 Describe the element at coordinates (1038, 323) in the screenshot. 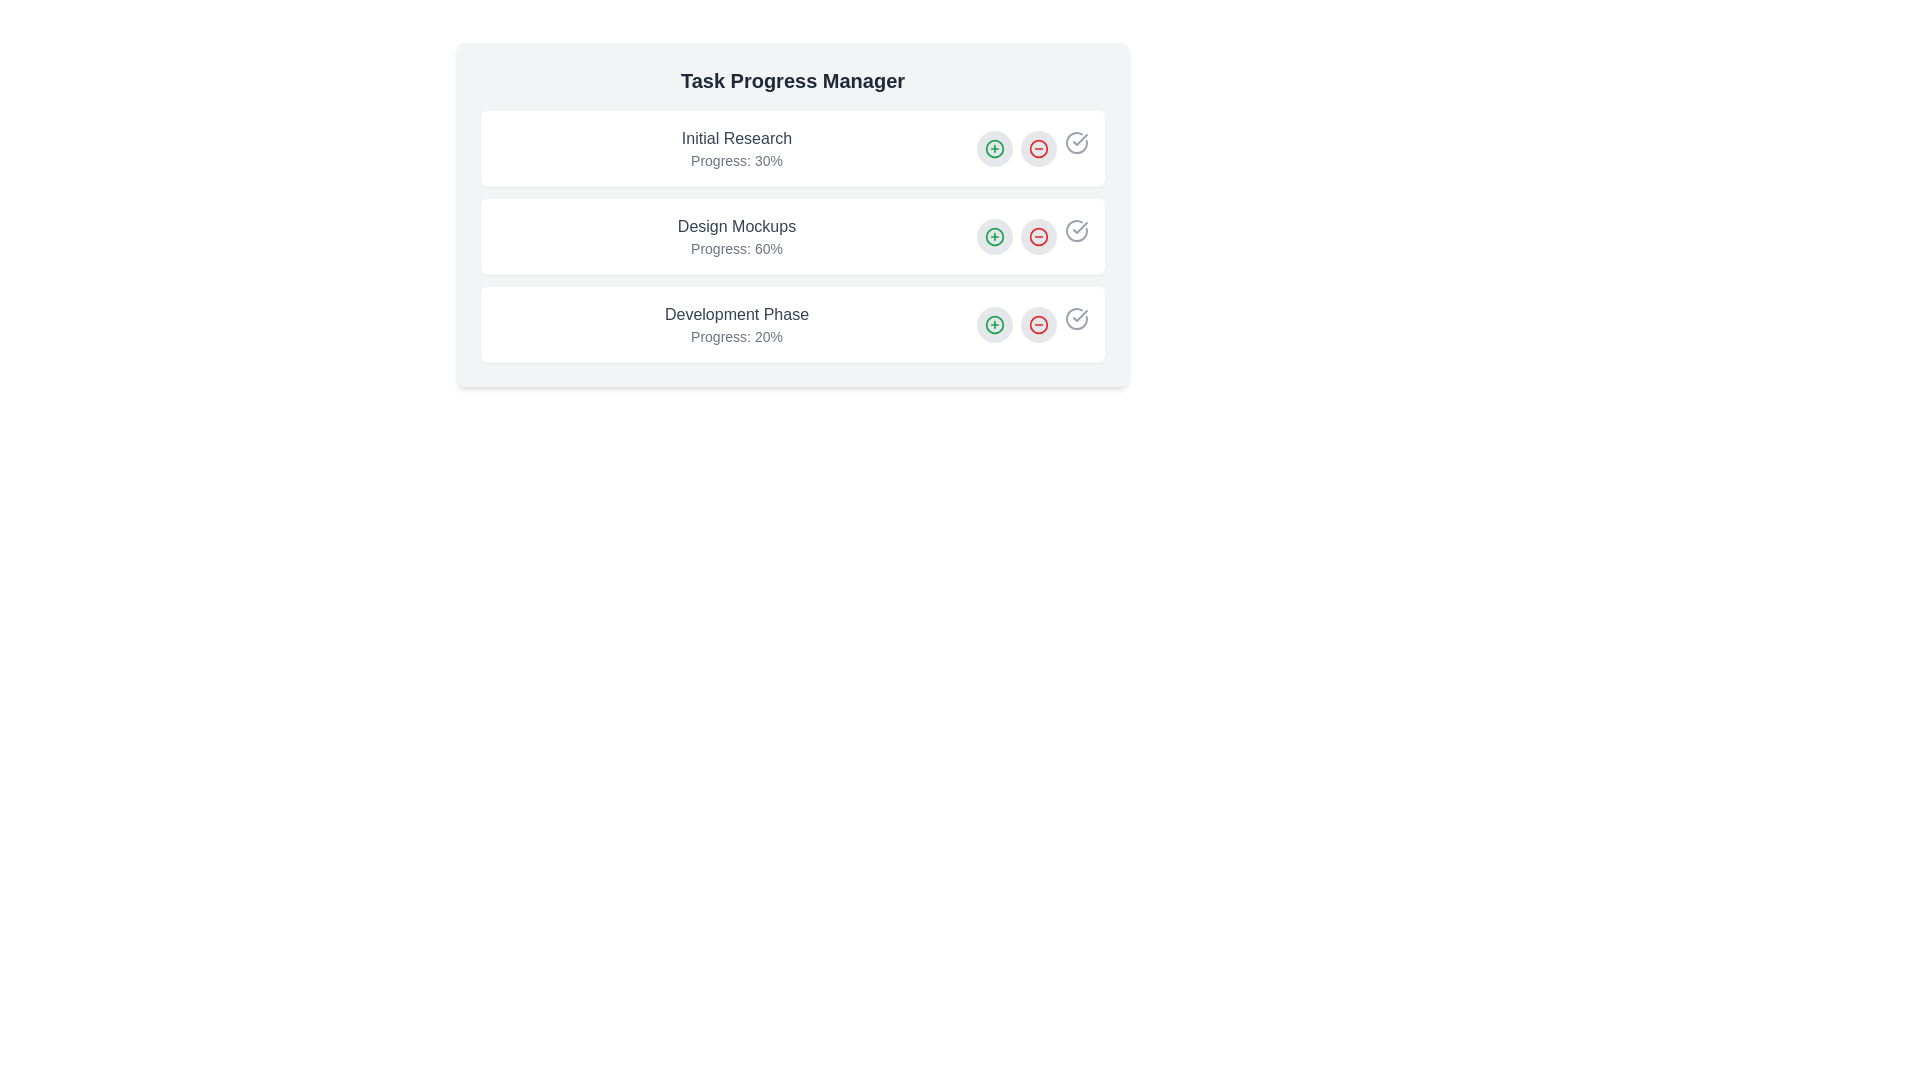

I see `the 'remove' button in the third row of the task list under 'Development Phase' to trigger the hover effect` at that location.